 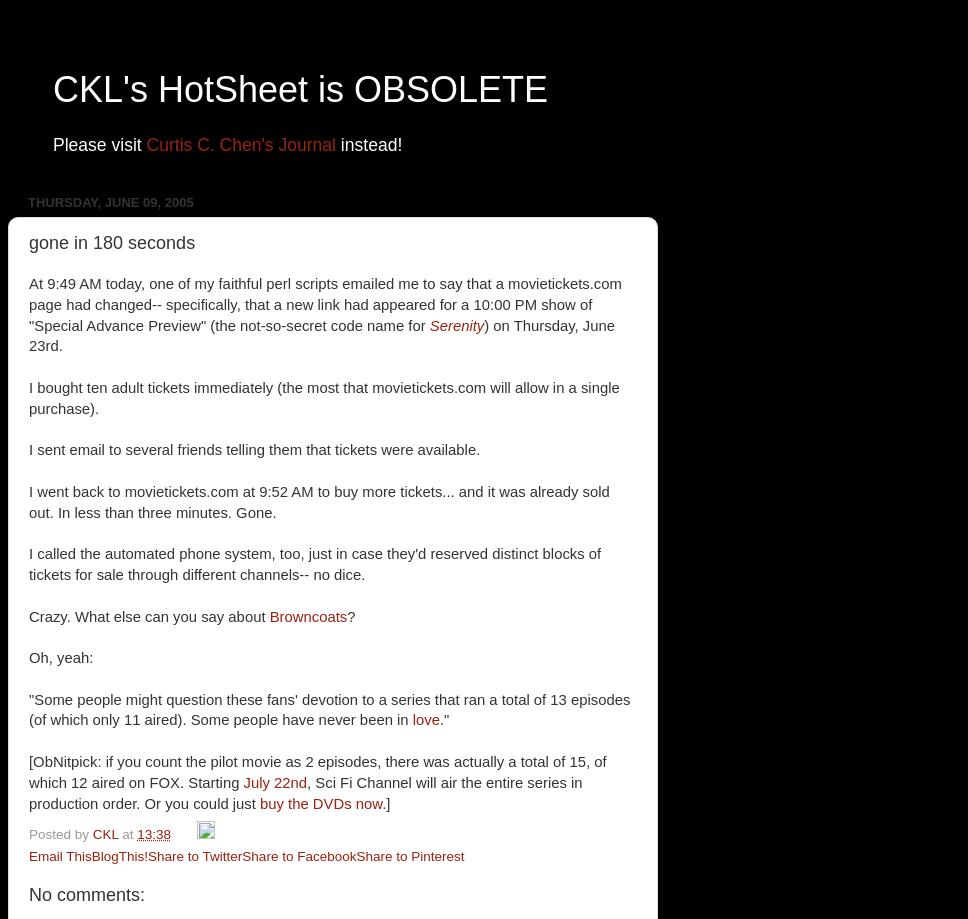 I want to click on 'at', so click(x=121, y=833).